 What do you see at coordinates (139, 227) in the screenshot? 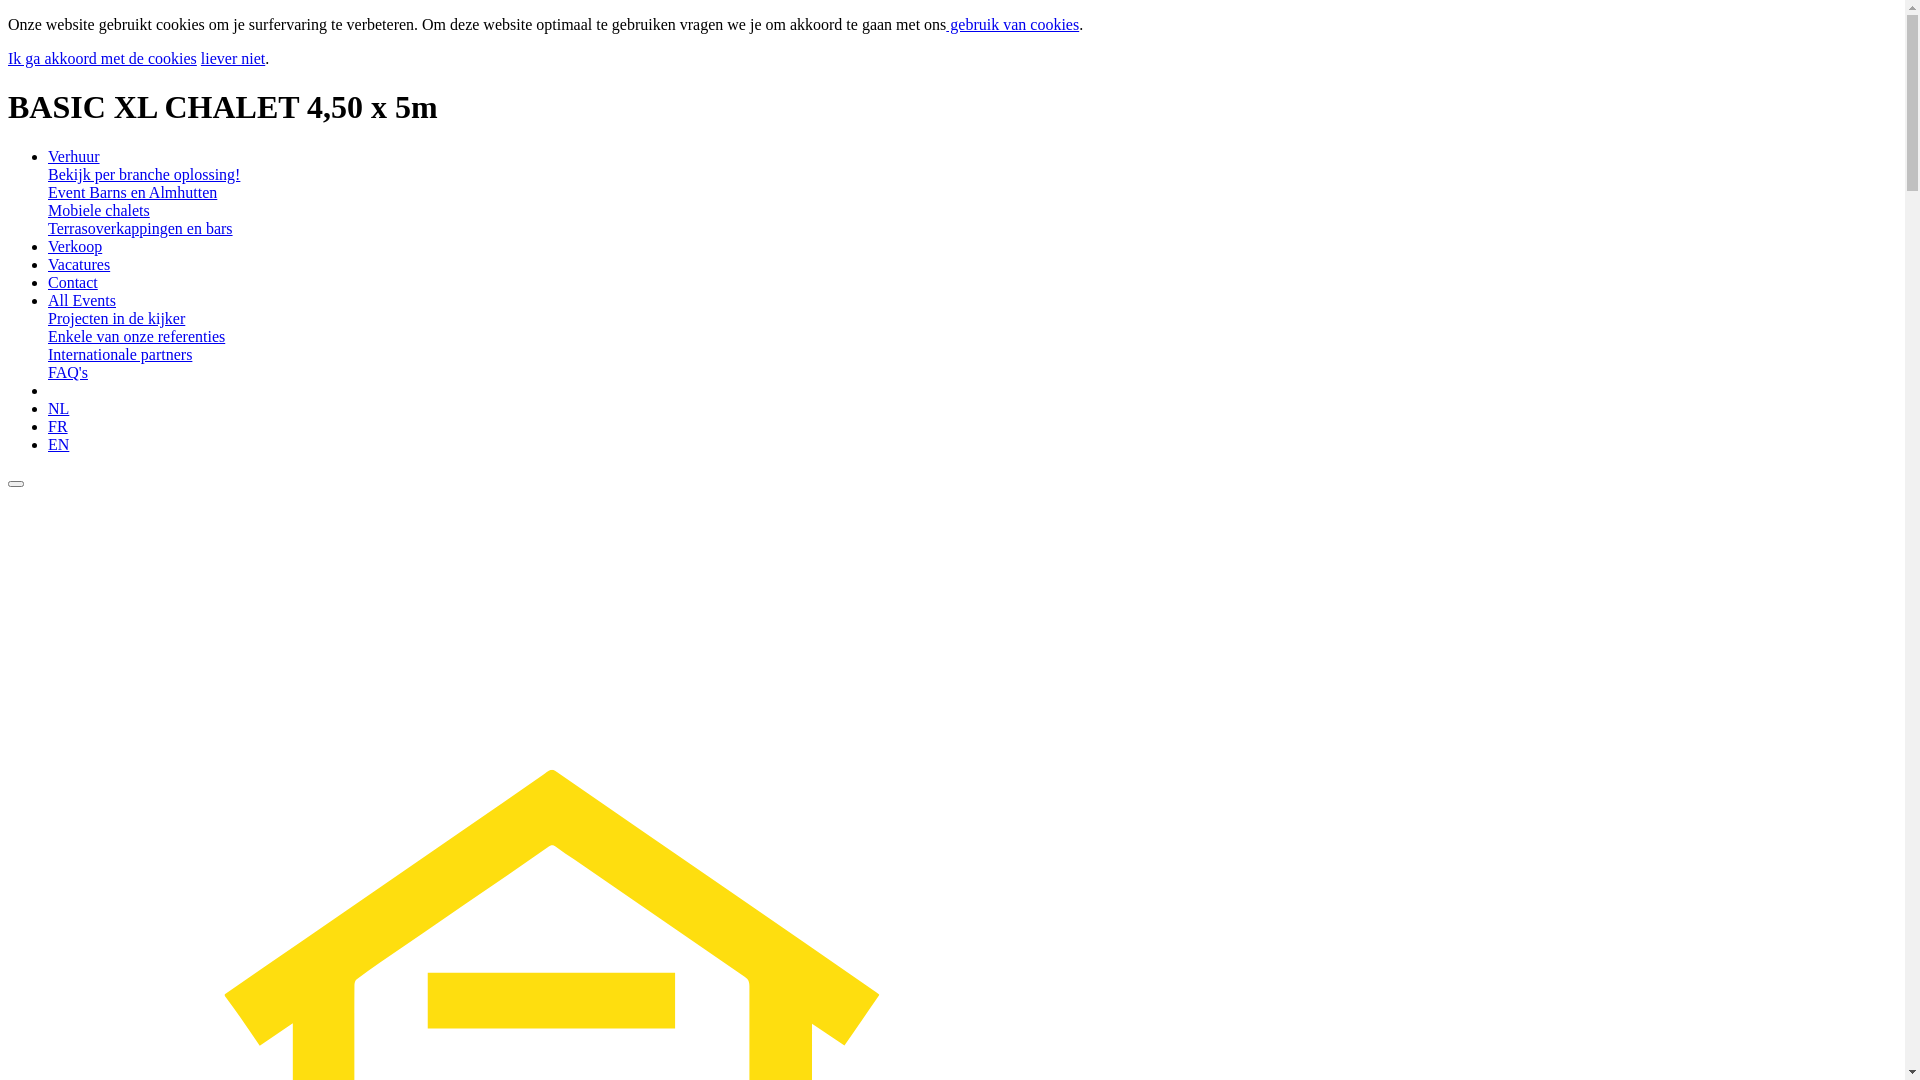
I see `'Terrasoverkappingen en bars'` at bounding box center [139, 227].